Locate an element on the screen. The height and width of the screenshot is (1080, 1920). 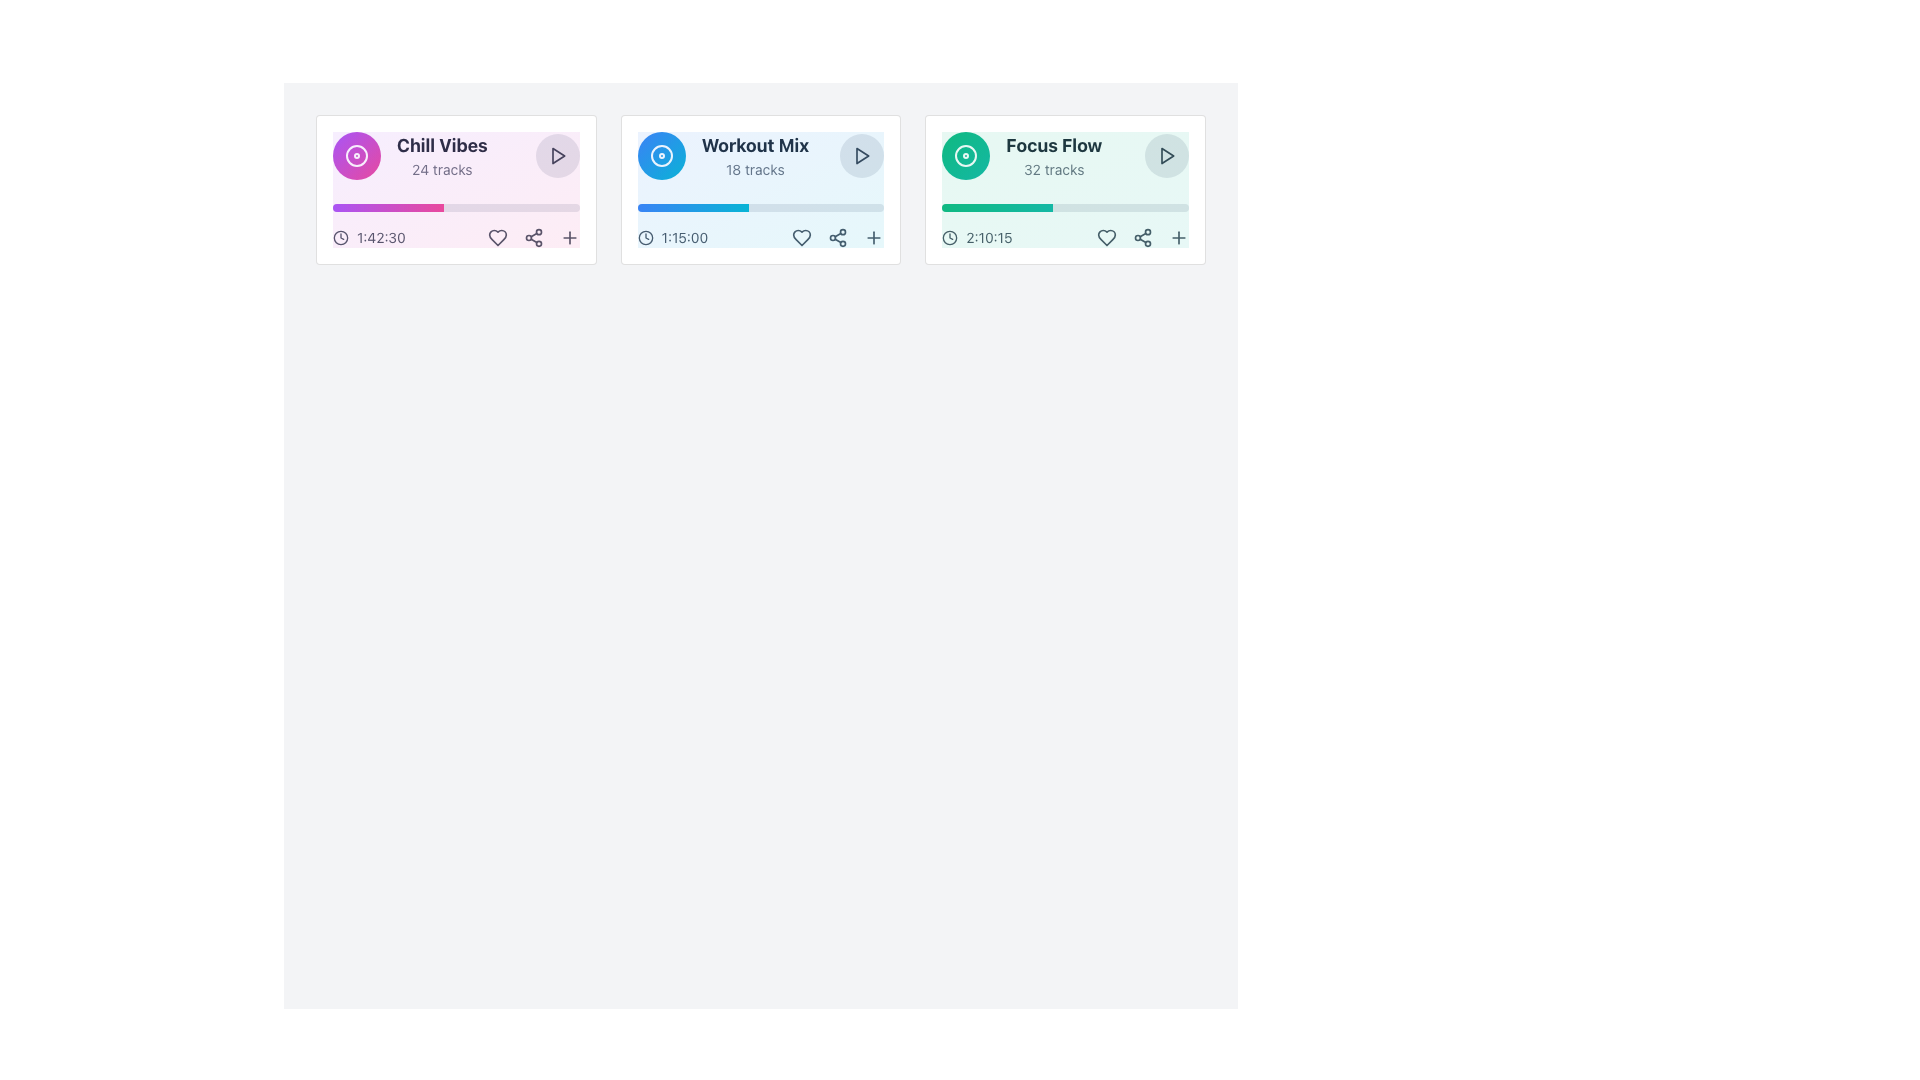
the play button located at the far right of the 'Focus Flow' section to initiate playback of the 'Focus Flow' playlist is located at coordinates (1166, 154).